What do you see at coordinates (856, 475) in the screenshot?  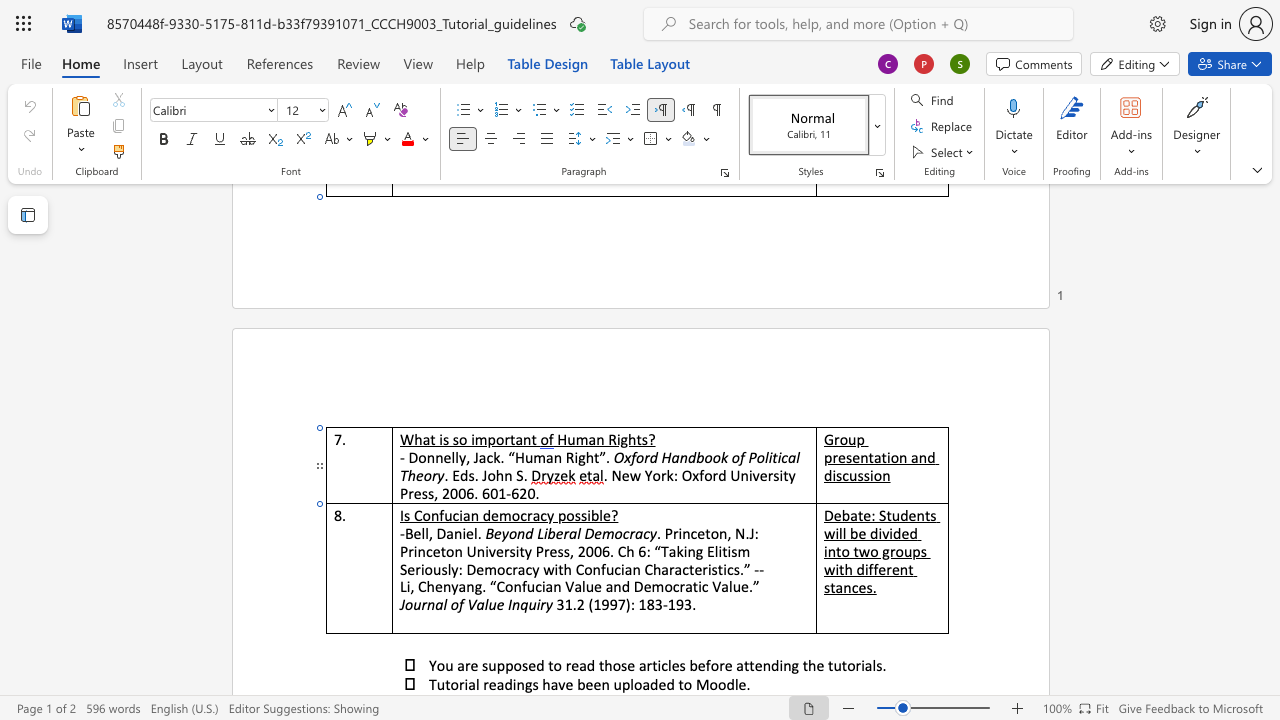 I see `the space between the continuous character "u" and "s" in the text` at bounding box center [856, 475].